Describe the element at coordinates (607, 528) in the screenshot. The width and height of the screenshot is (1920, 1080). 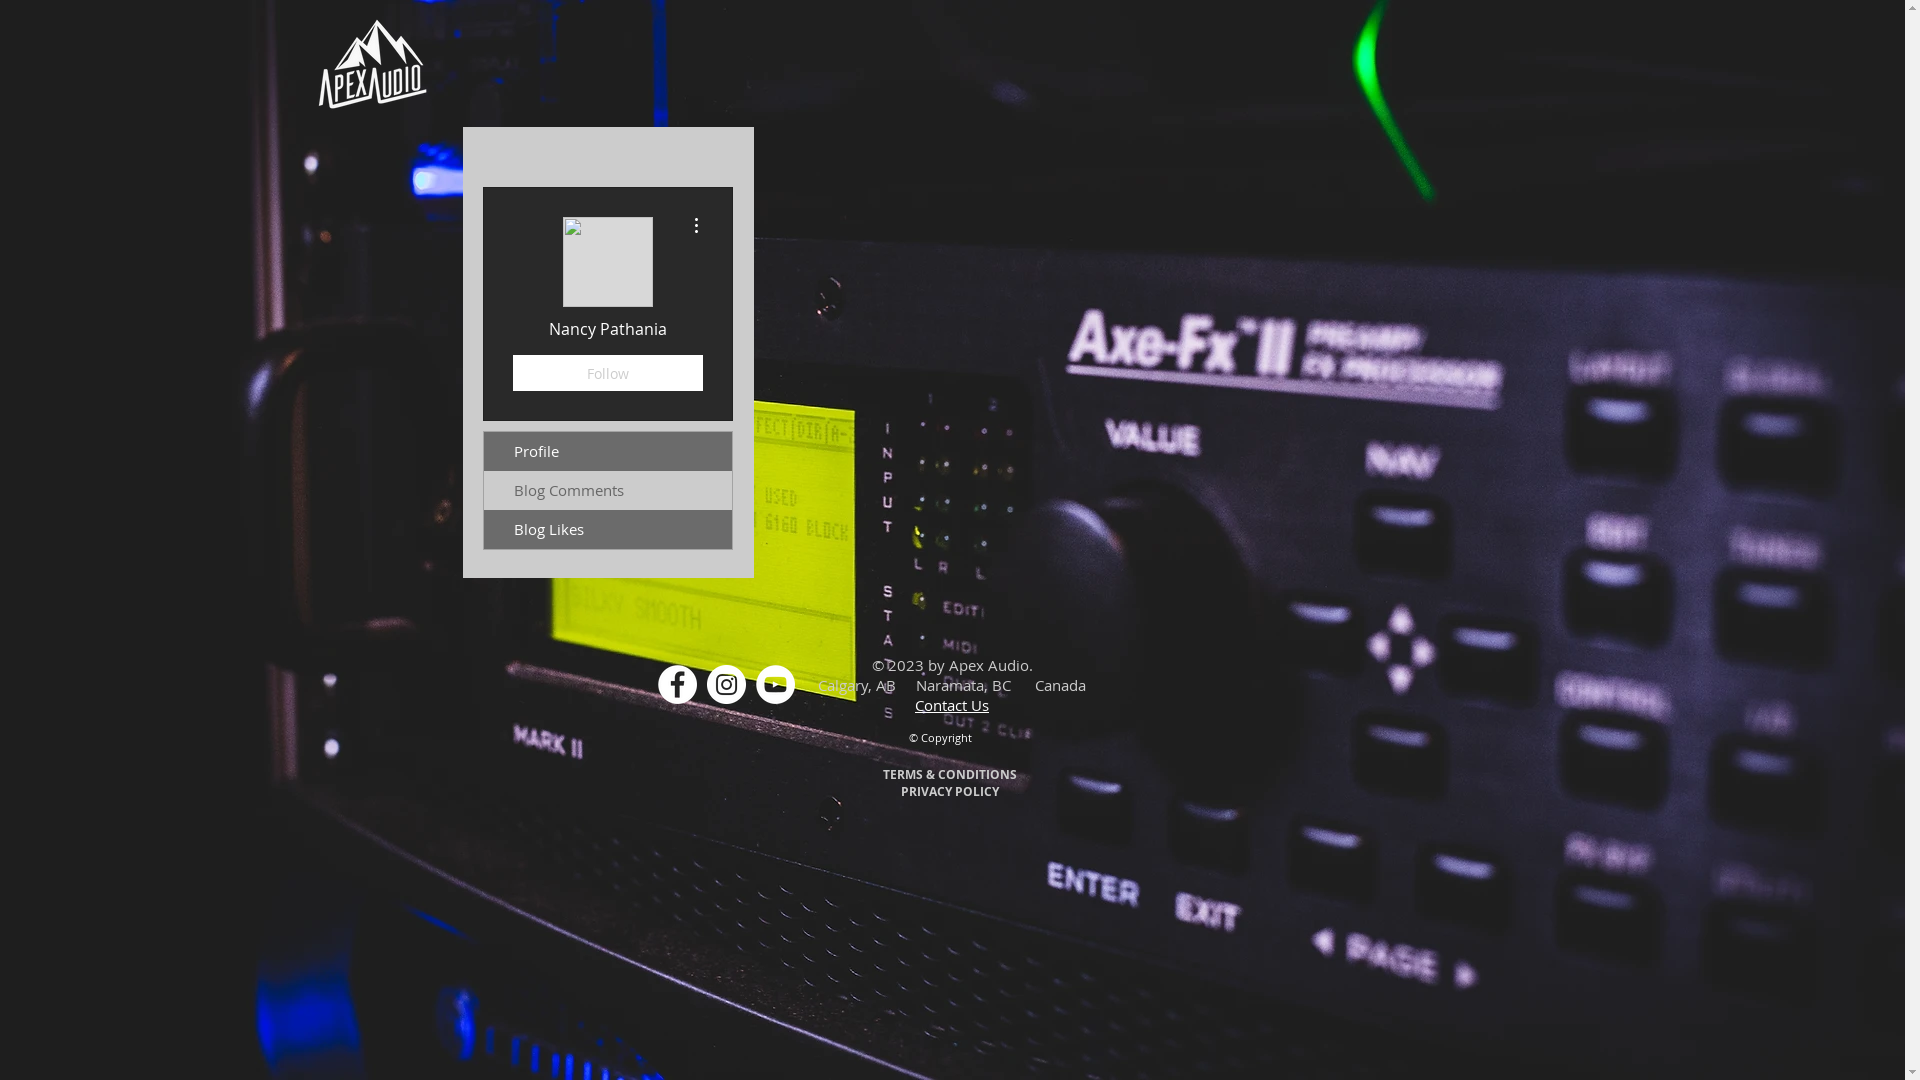
I see `'Blog Likes'` at that location.